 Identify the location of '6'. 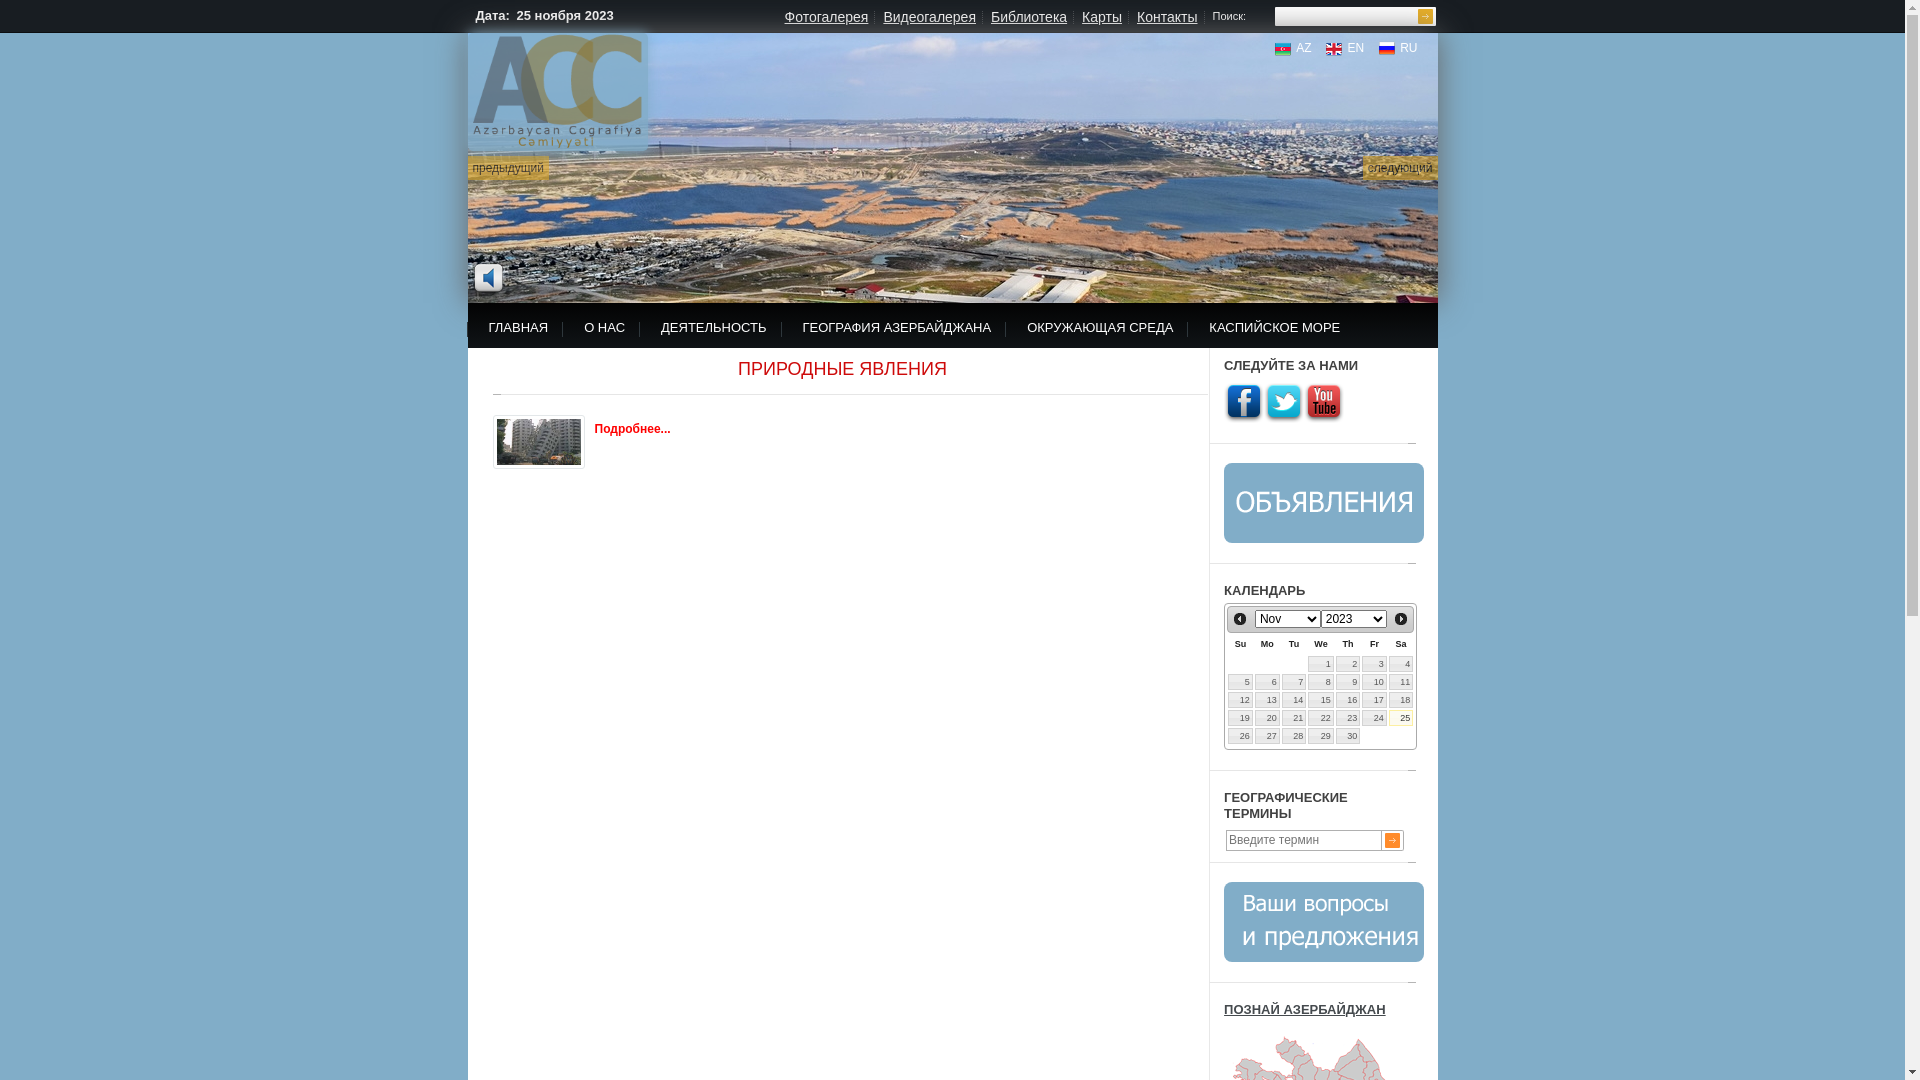
(1266, 681).